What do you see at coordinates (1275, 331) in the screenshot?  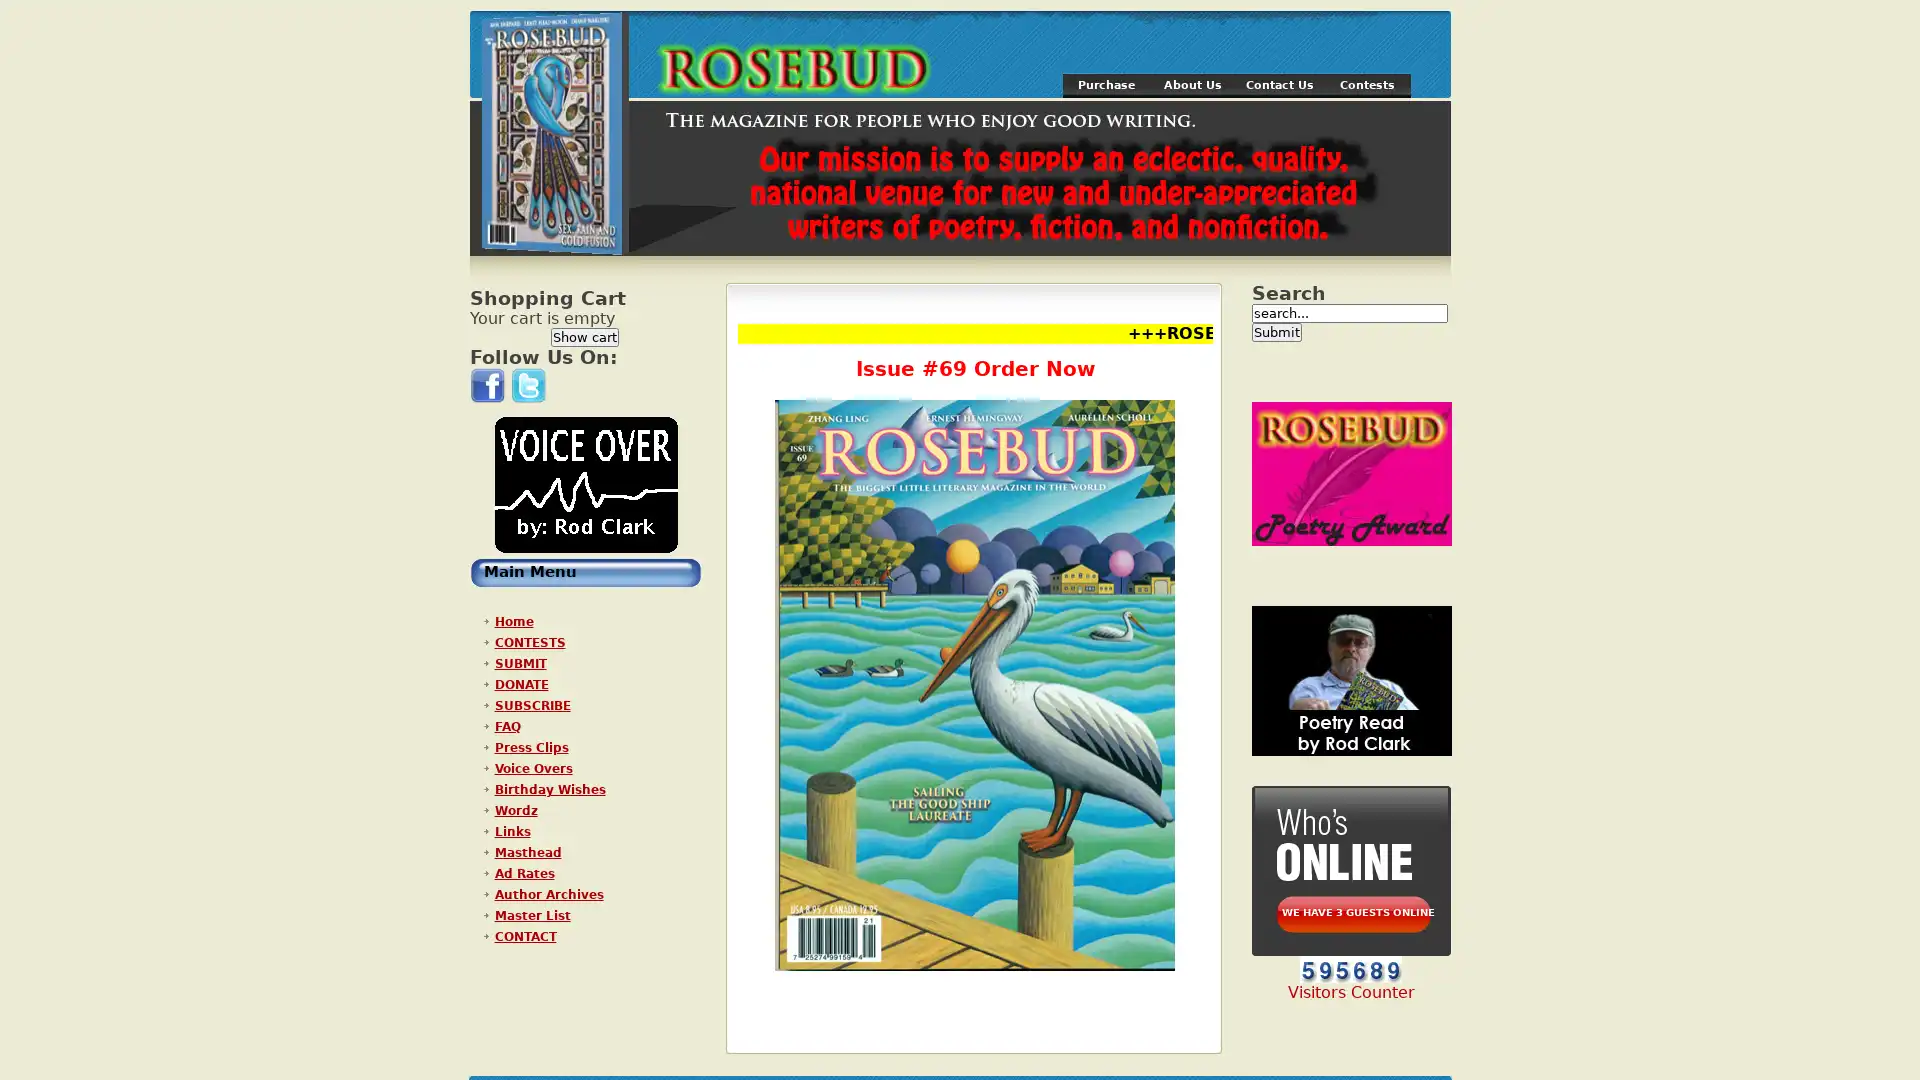 I see `Submit` at bounding box center [1275, 331].